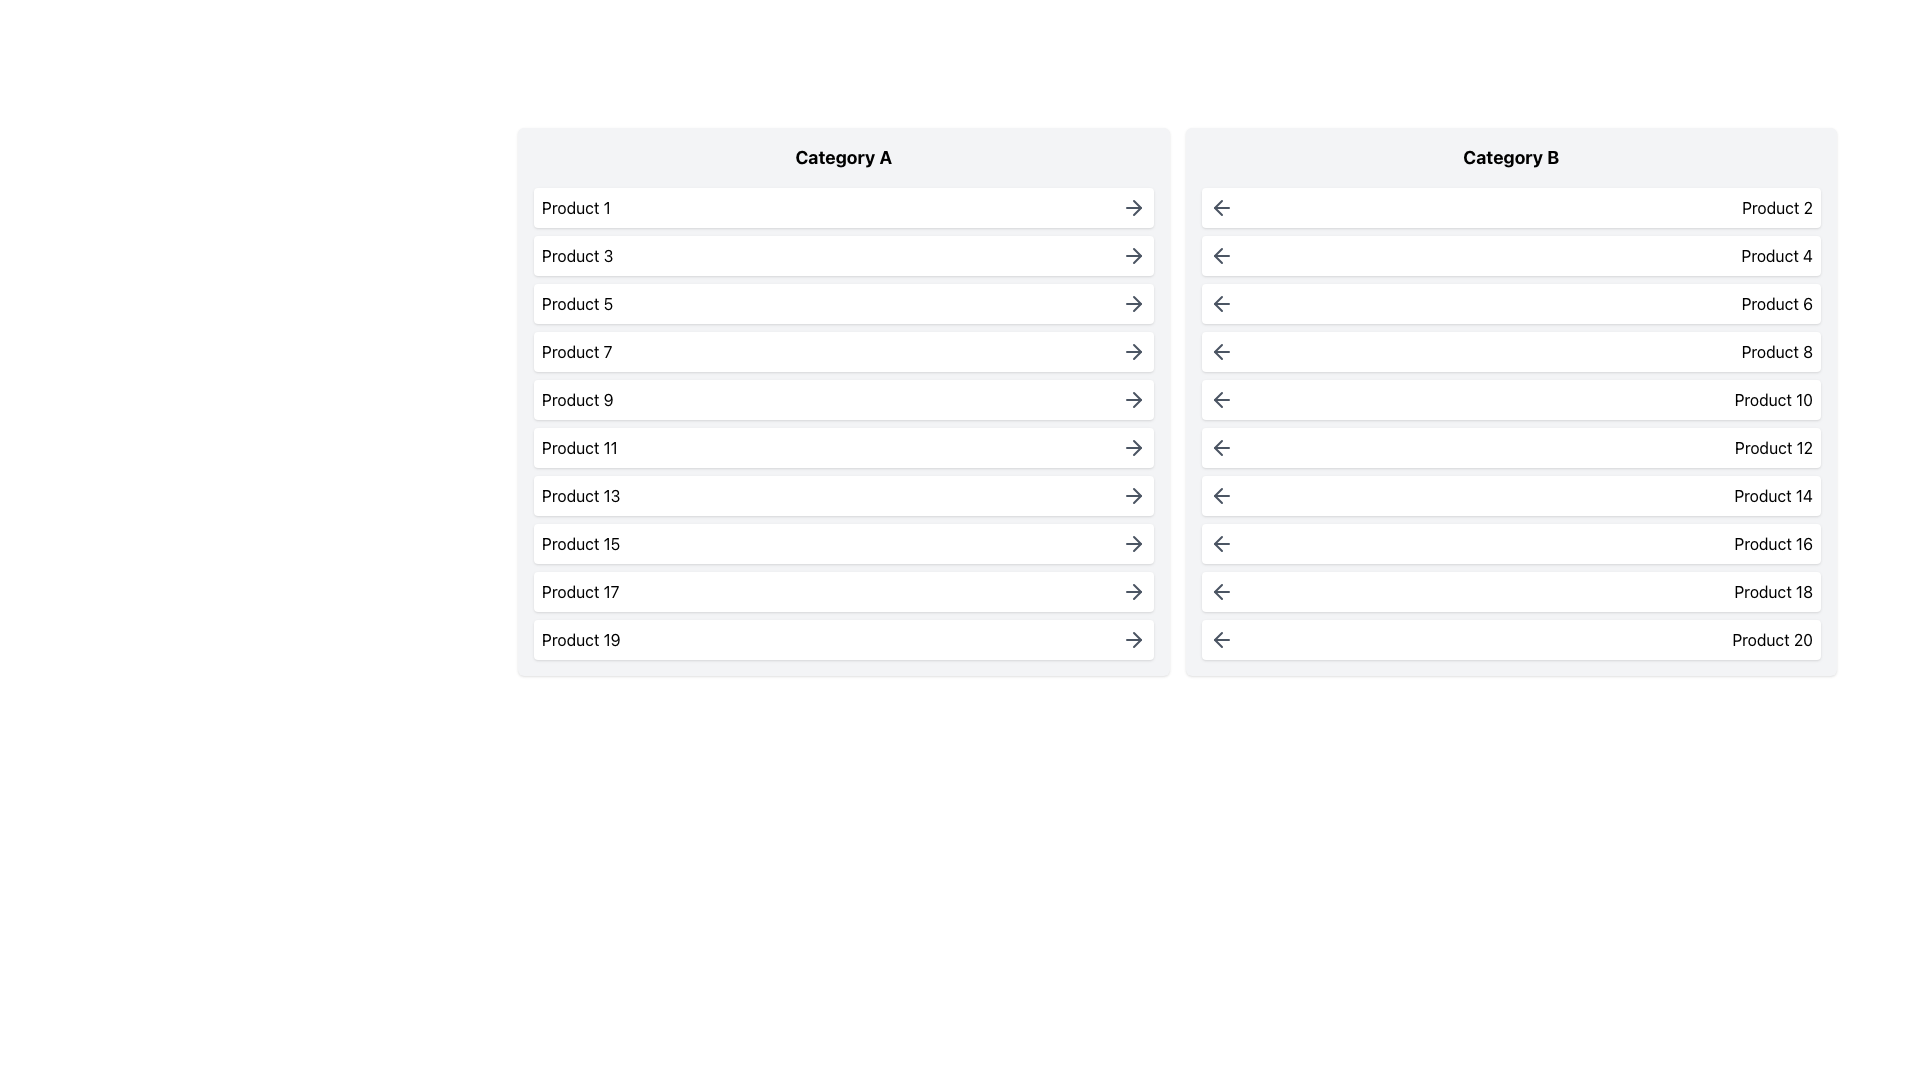  What do you see at coordinates (843, 446) in the screenshot?
I see `the list item labeled 'Product 11' in the vertical list under 'Category A'` at bounding box center [843, 446].